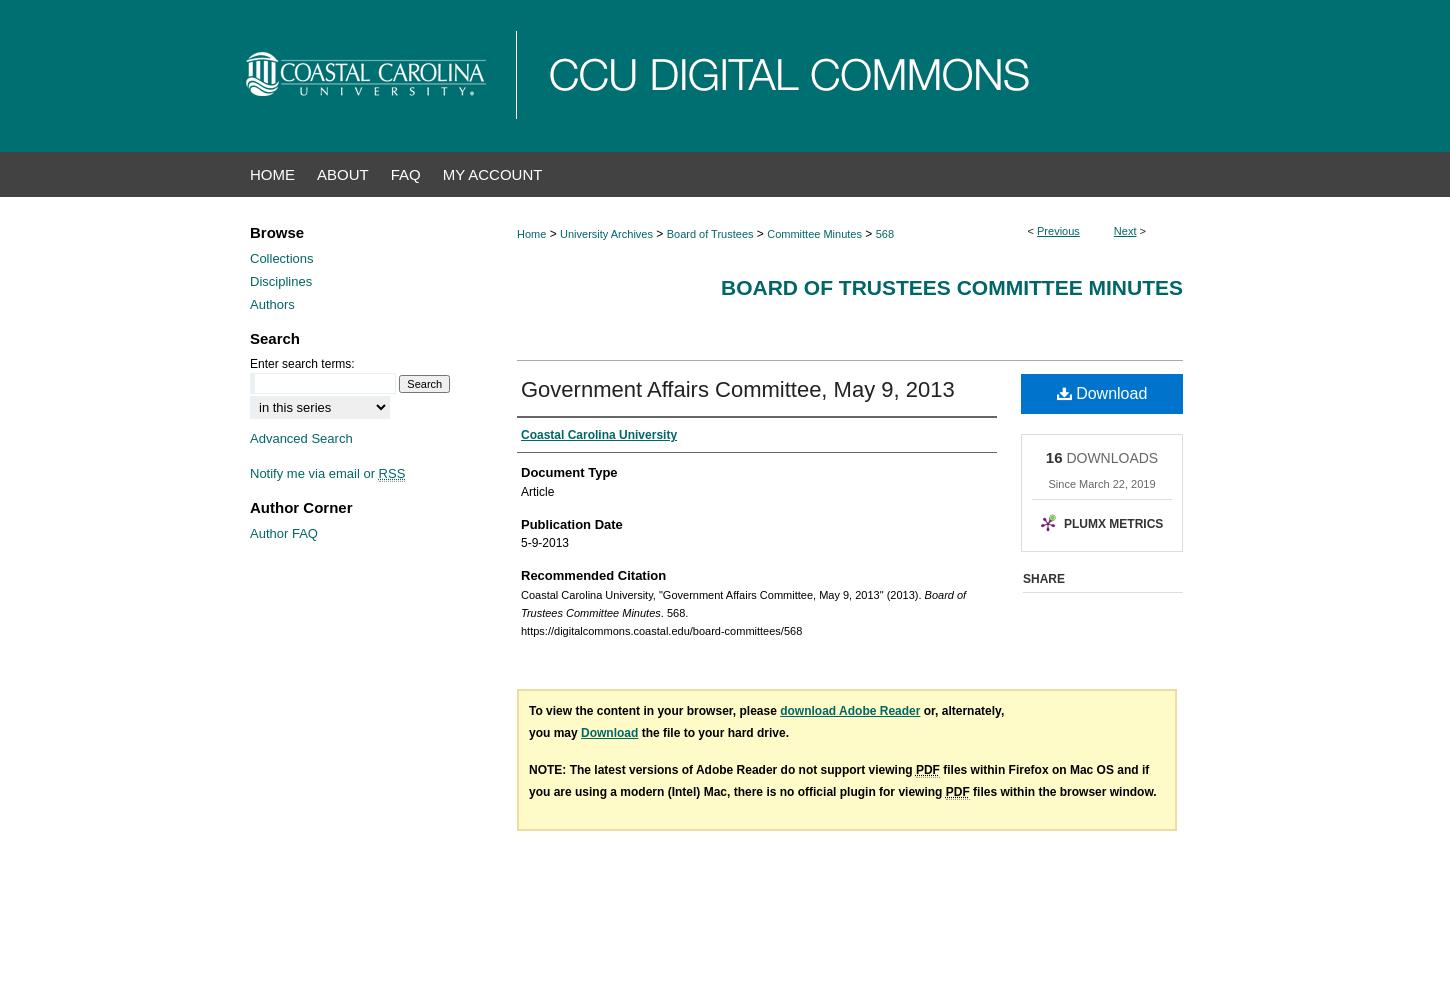 This screenshot has width=1450, height=1000. I want to click on 'Recommended Citation', so click(593, 574).